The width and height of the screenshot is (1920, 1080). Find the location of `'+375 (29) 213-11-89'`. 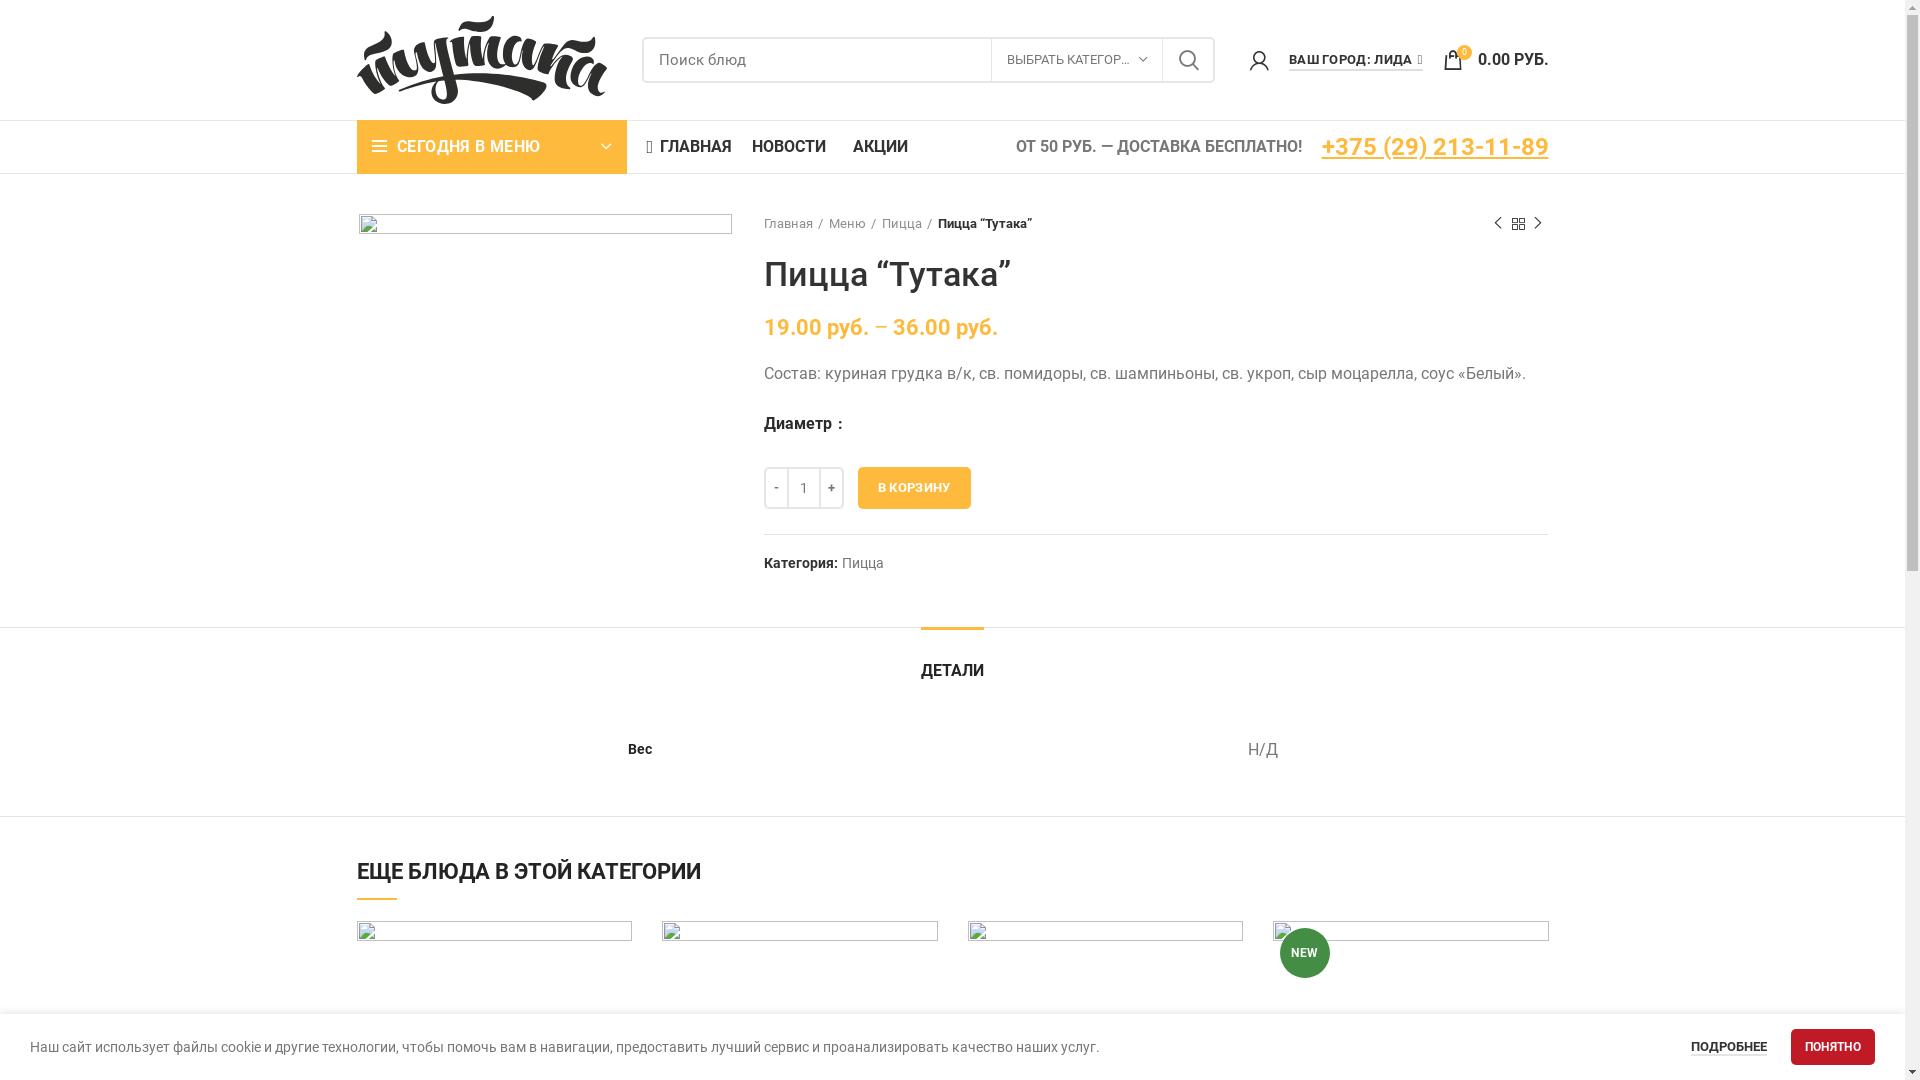

'+375 (29) 213-11-89' is located at coordinates (1434, 145).